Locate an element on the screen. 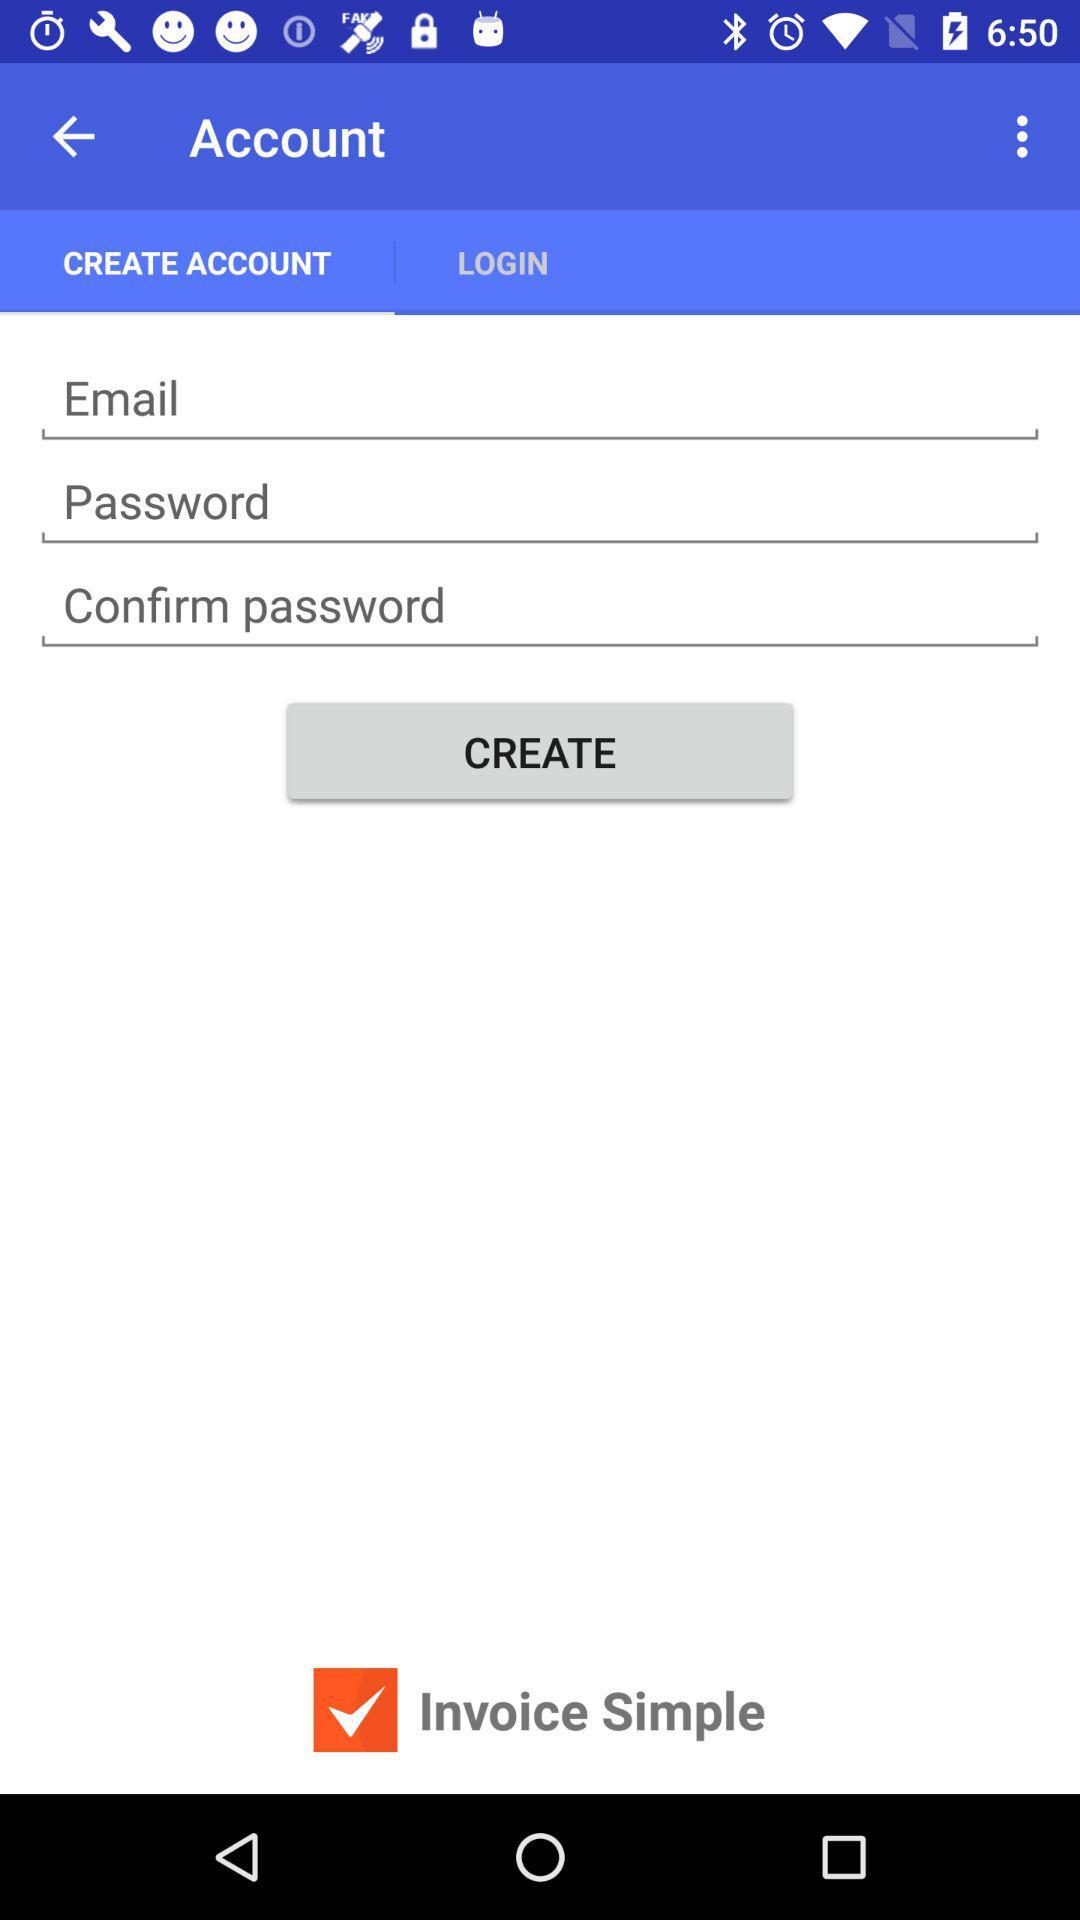  app next to create account icon is located at coordinates (502, 261).